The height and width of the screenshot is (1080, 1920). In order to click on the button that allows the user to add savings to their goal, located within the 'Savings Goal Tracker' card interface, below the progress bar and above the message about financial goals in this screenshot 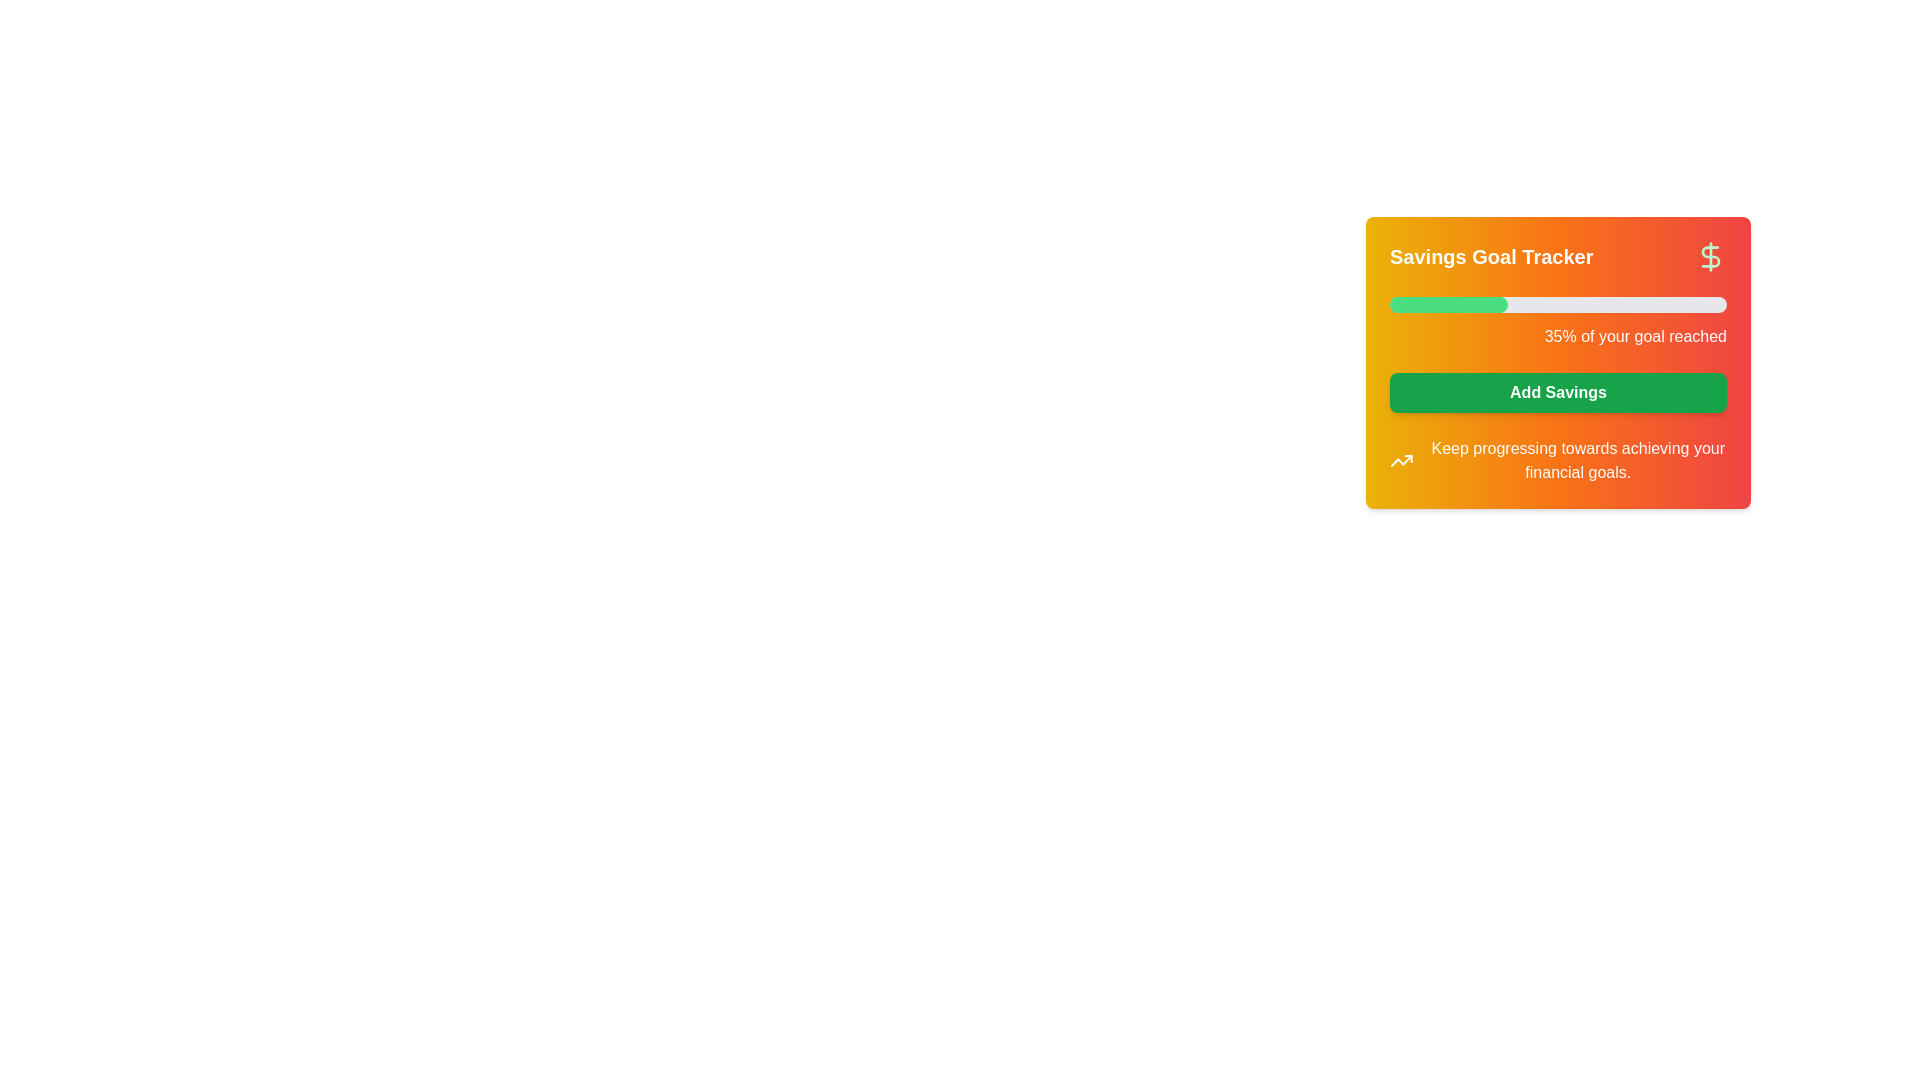, I will do `click(1557, 393)`.